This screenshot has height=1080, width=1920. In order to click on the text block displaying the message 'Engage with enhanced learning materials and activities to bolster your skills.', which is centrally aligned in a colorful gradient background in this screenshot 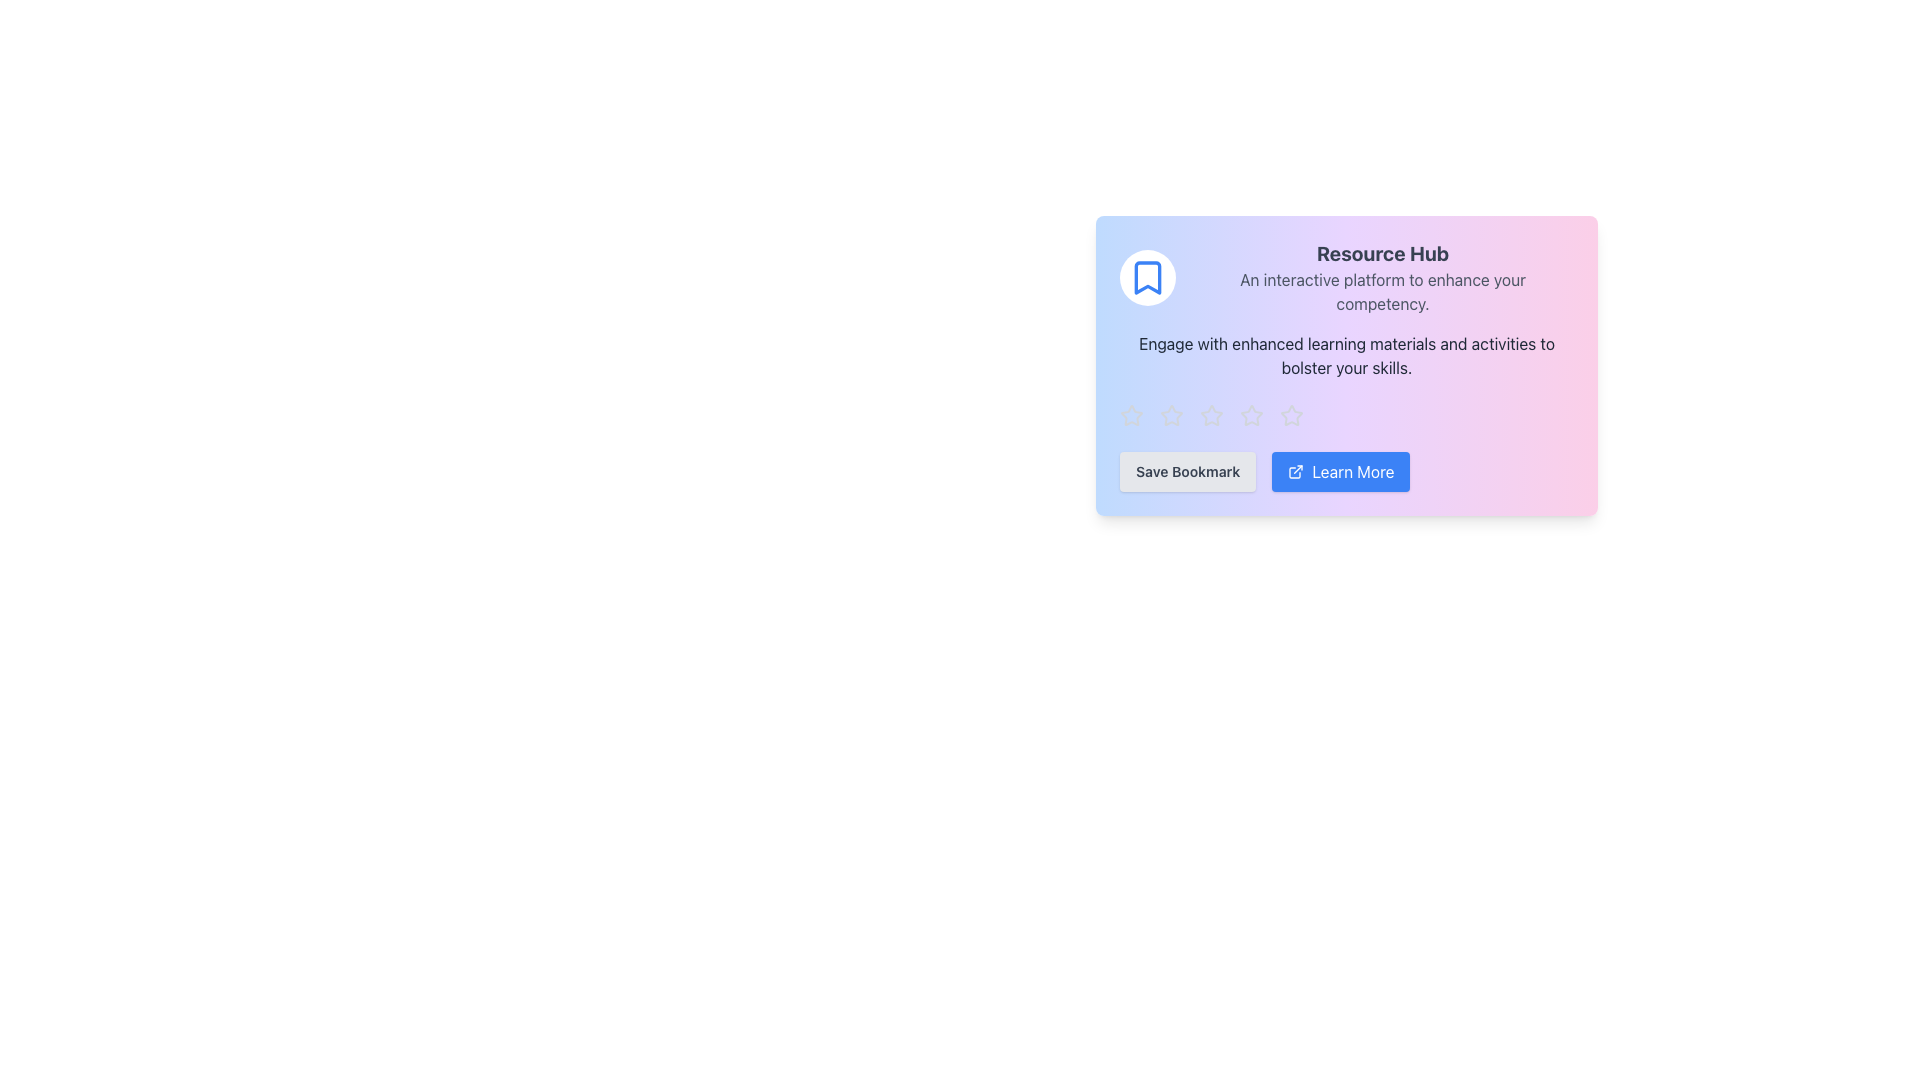, I will do `click(1347, 354)`.